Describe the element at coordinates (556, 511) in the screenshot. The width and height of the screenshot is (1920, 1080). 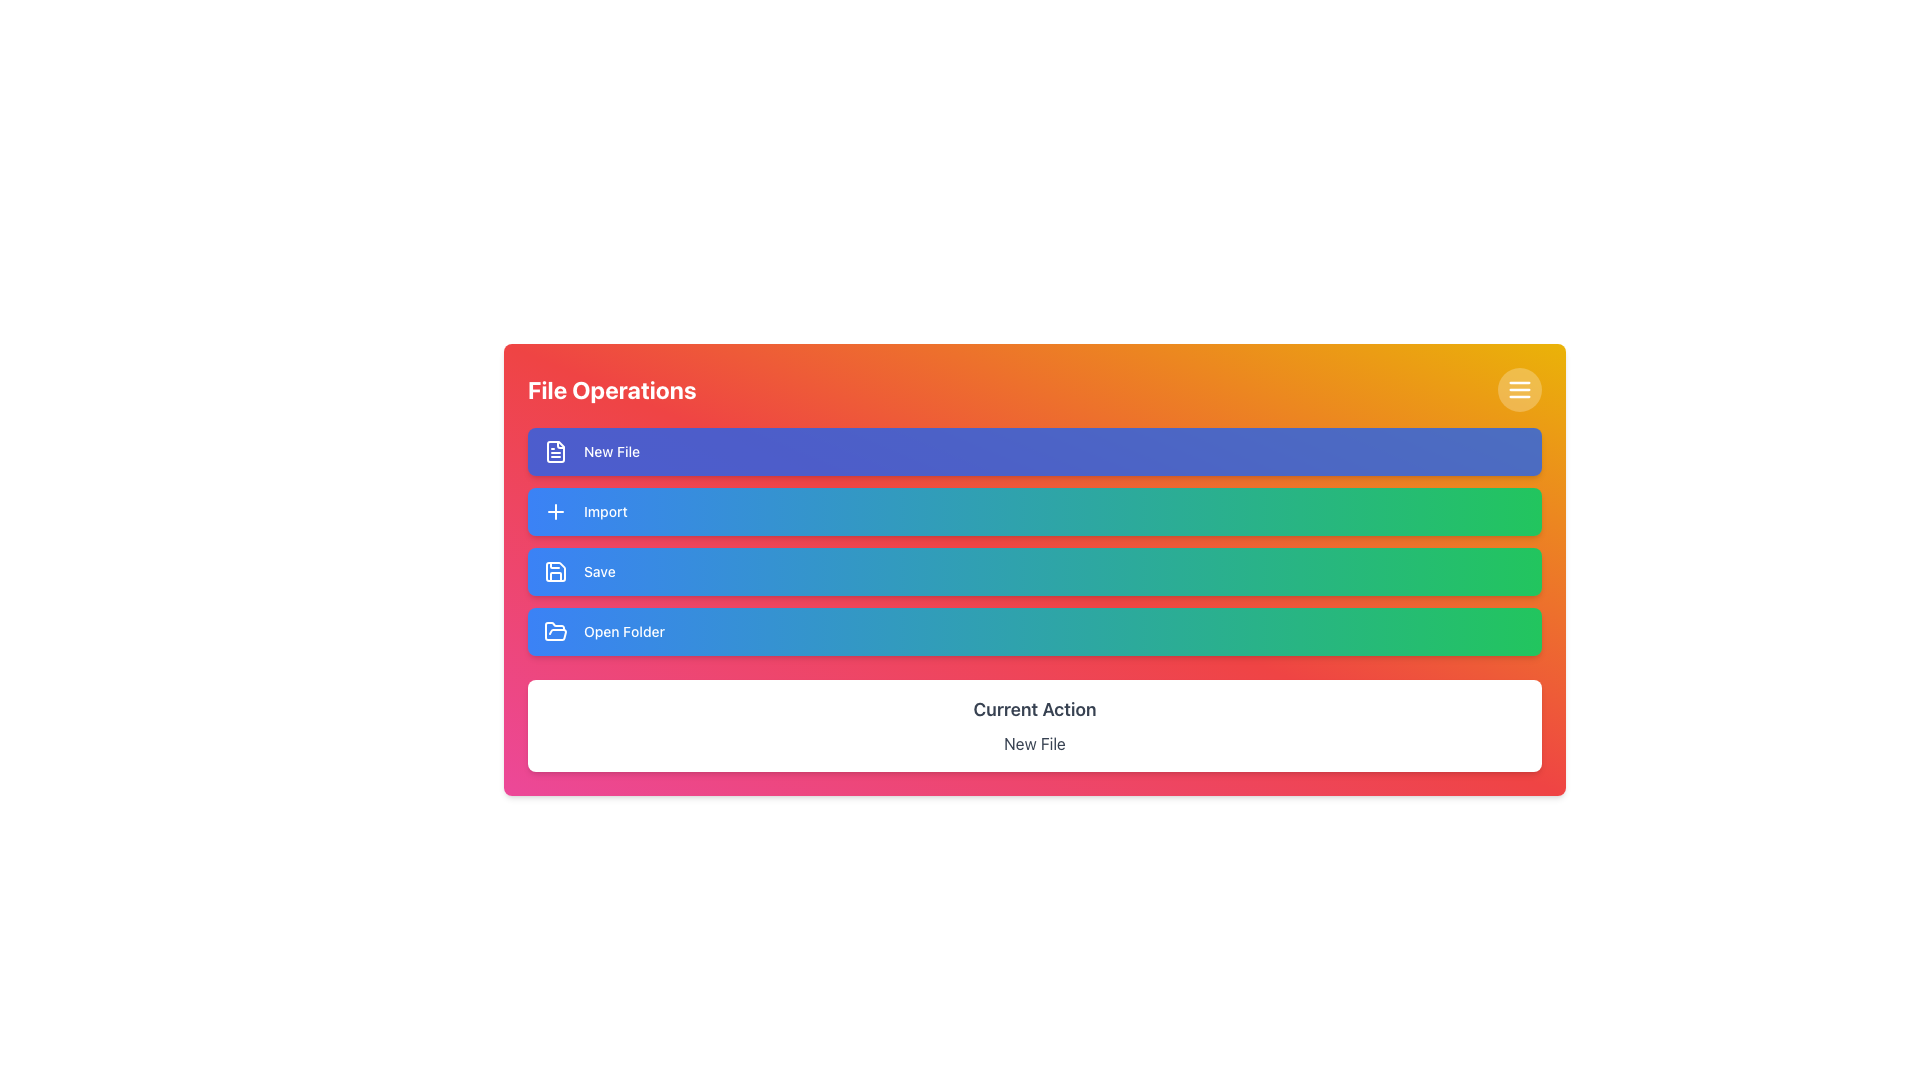
I see `the plus icon on the left side of the 'Import' button to interact with it` at that location.